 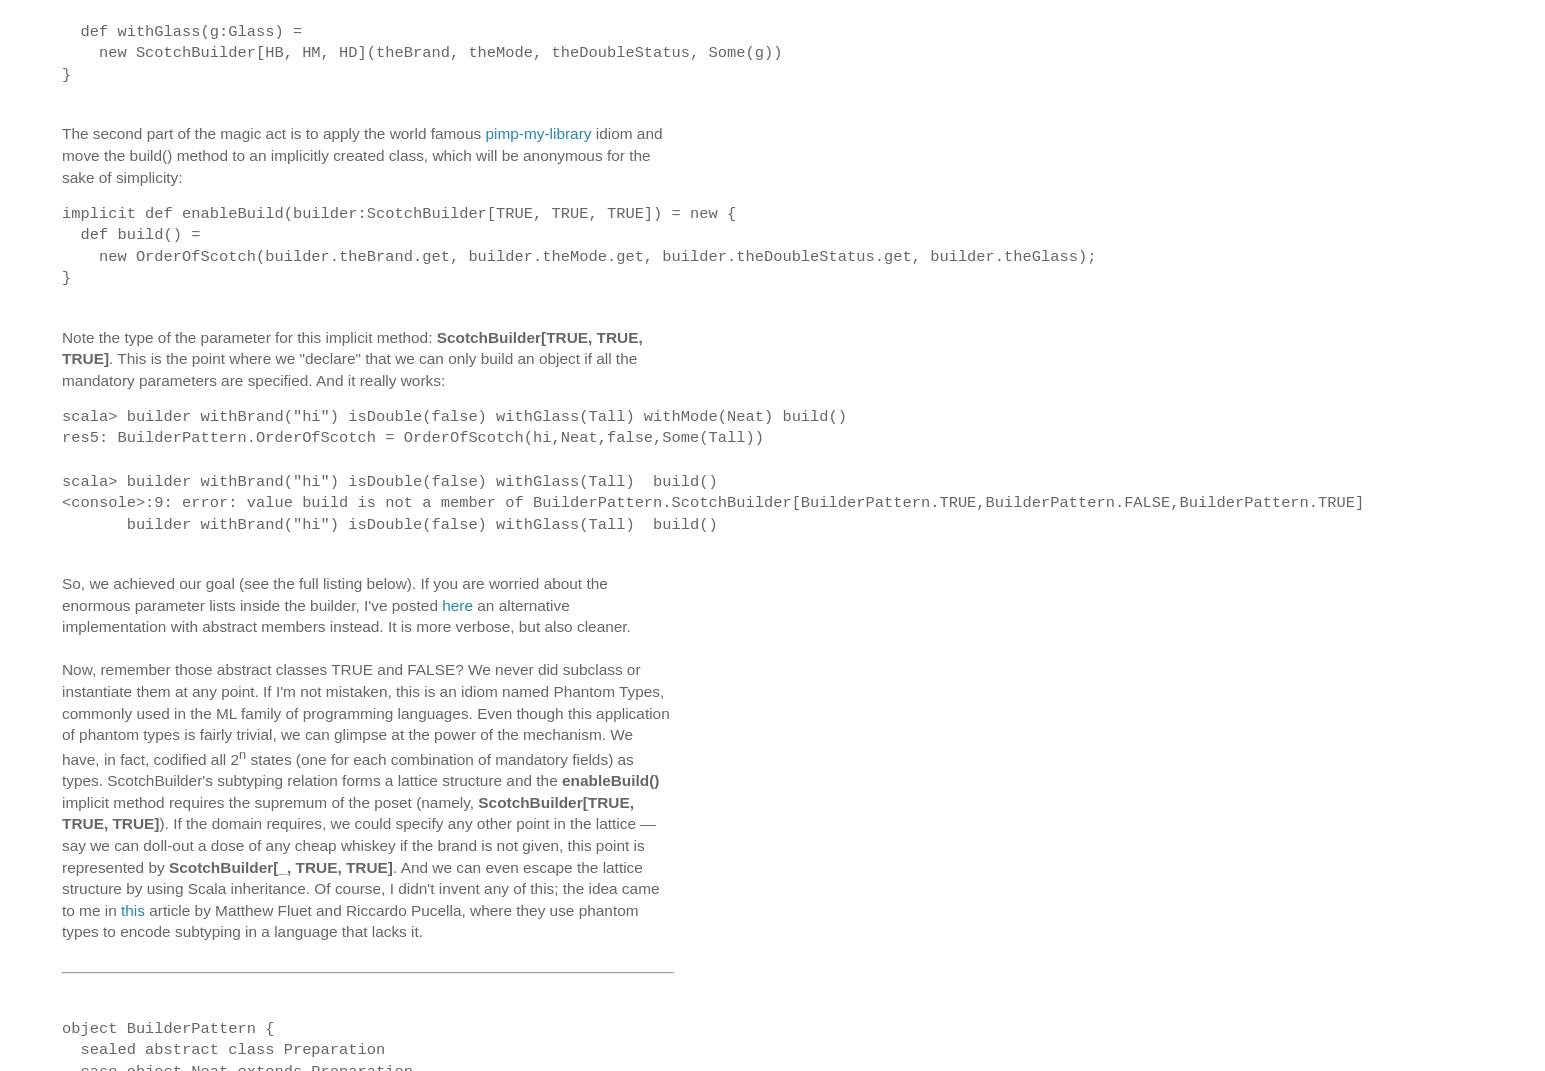 I want to click on '). If the domain requires, we could specify any other point in the lattice — say we can doll-out a dose of any cheap whiskey if the brand is not given, this point is represented by', so click(x=357, y=845).